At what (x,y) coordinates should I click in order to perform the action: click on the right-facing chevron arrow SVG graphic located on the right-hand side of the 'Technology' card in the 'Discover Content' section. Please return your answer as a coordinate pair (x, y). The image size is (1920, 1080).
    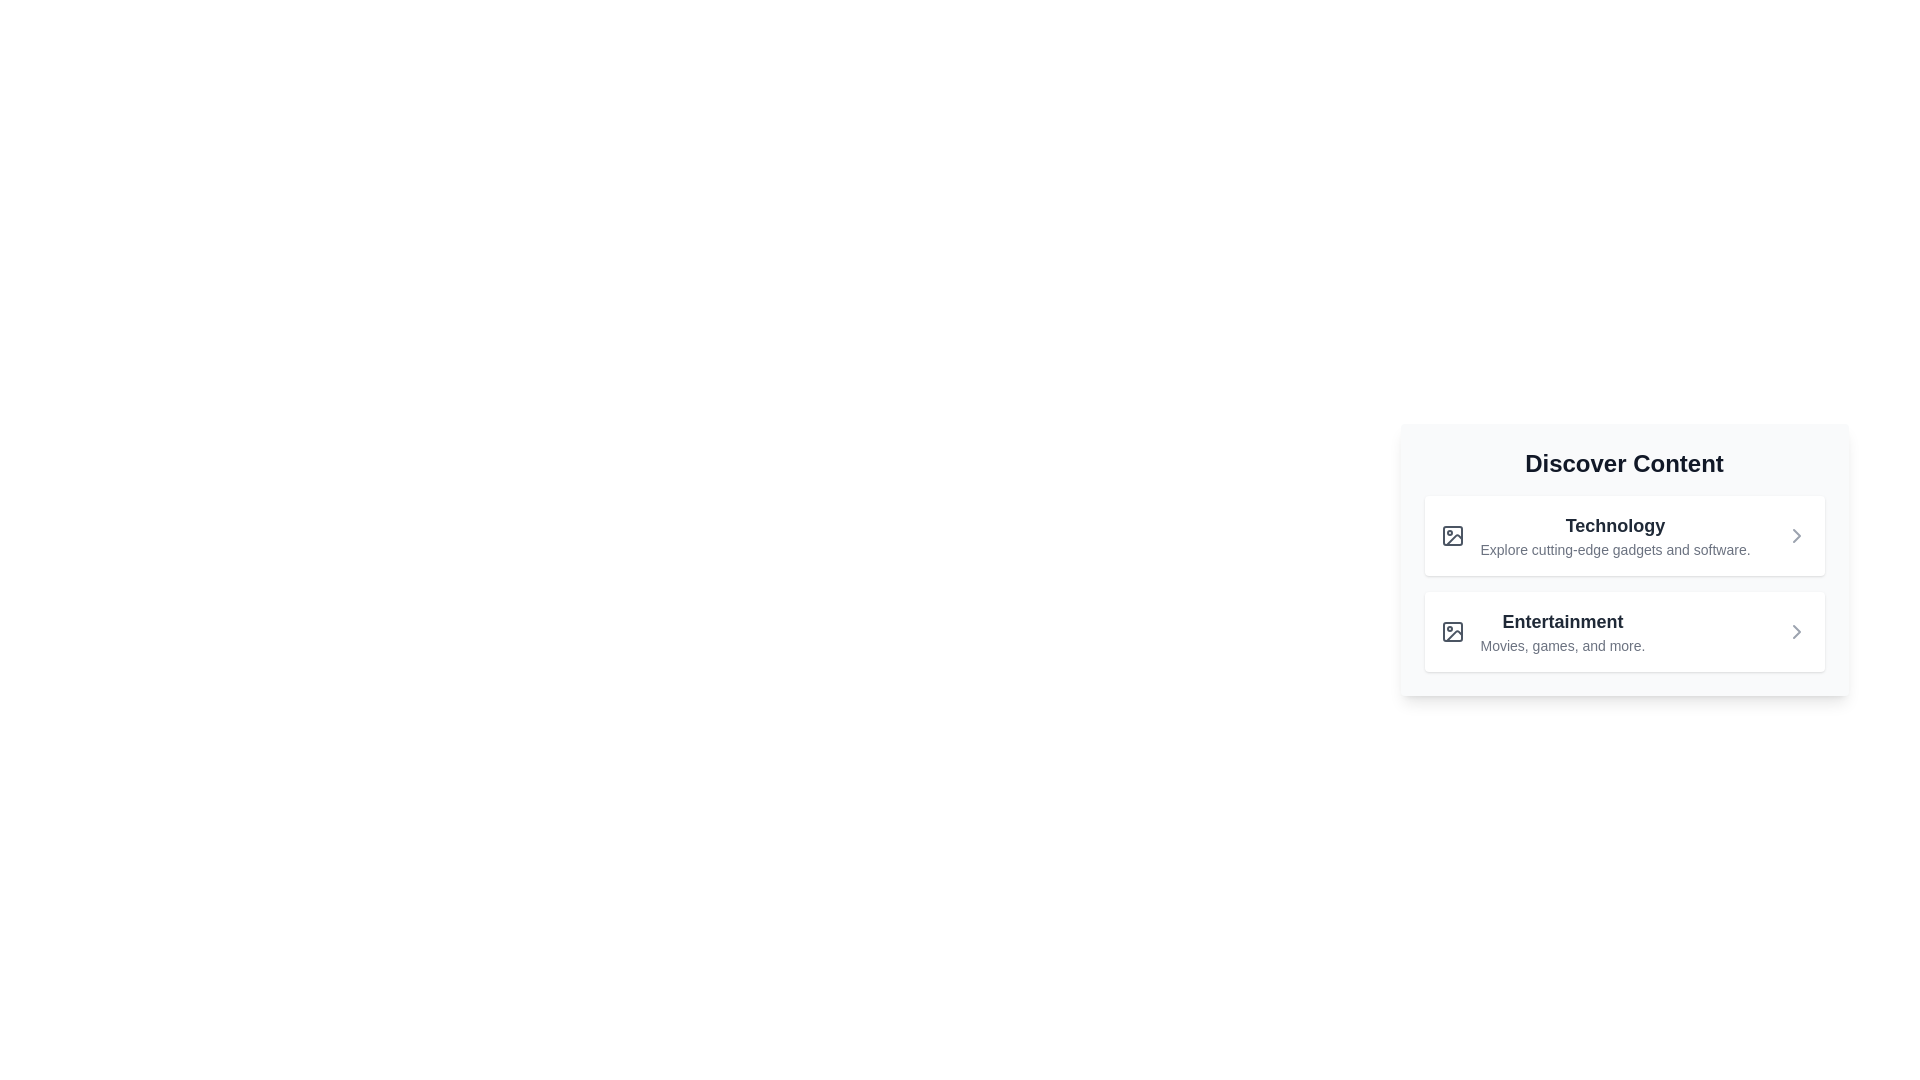
    Looking at the image, I should click on (1796, 535).